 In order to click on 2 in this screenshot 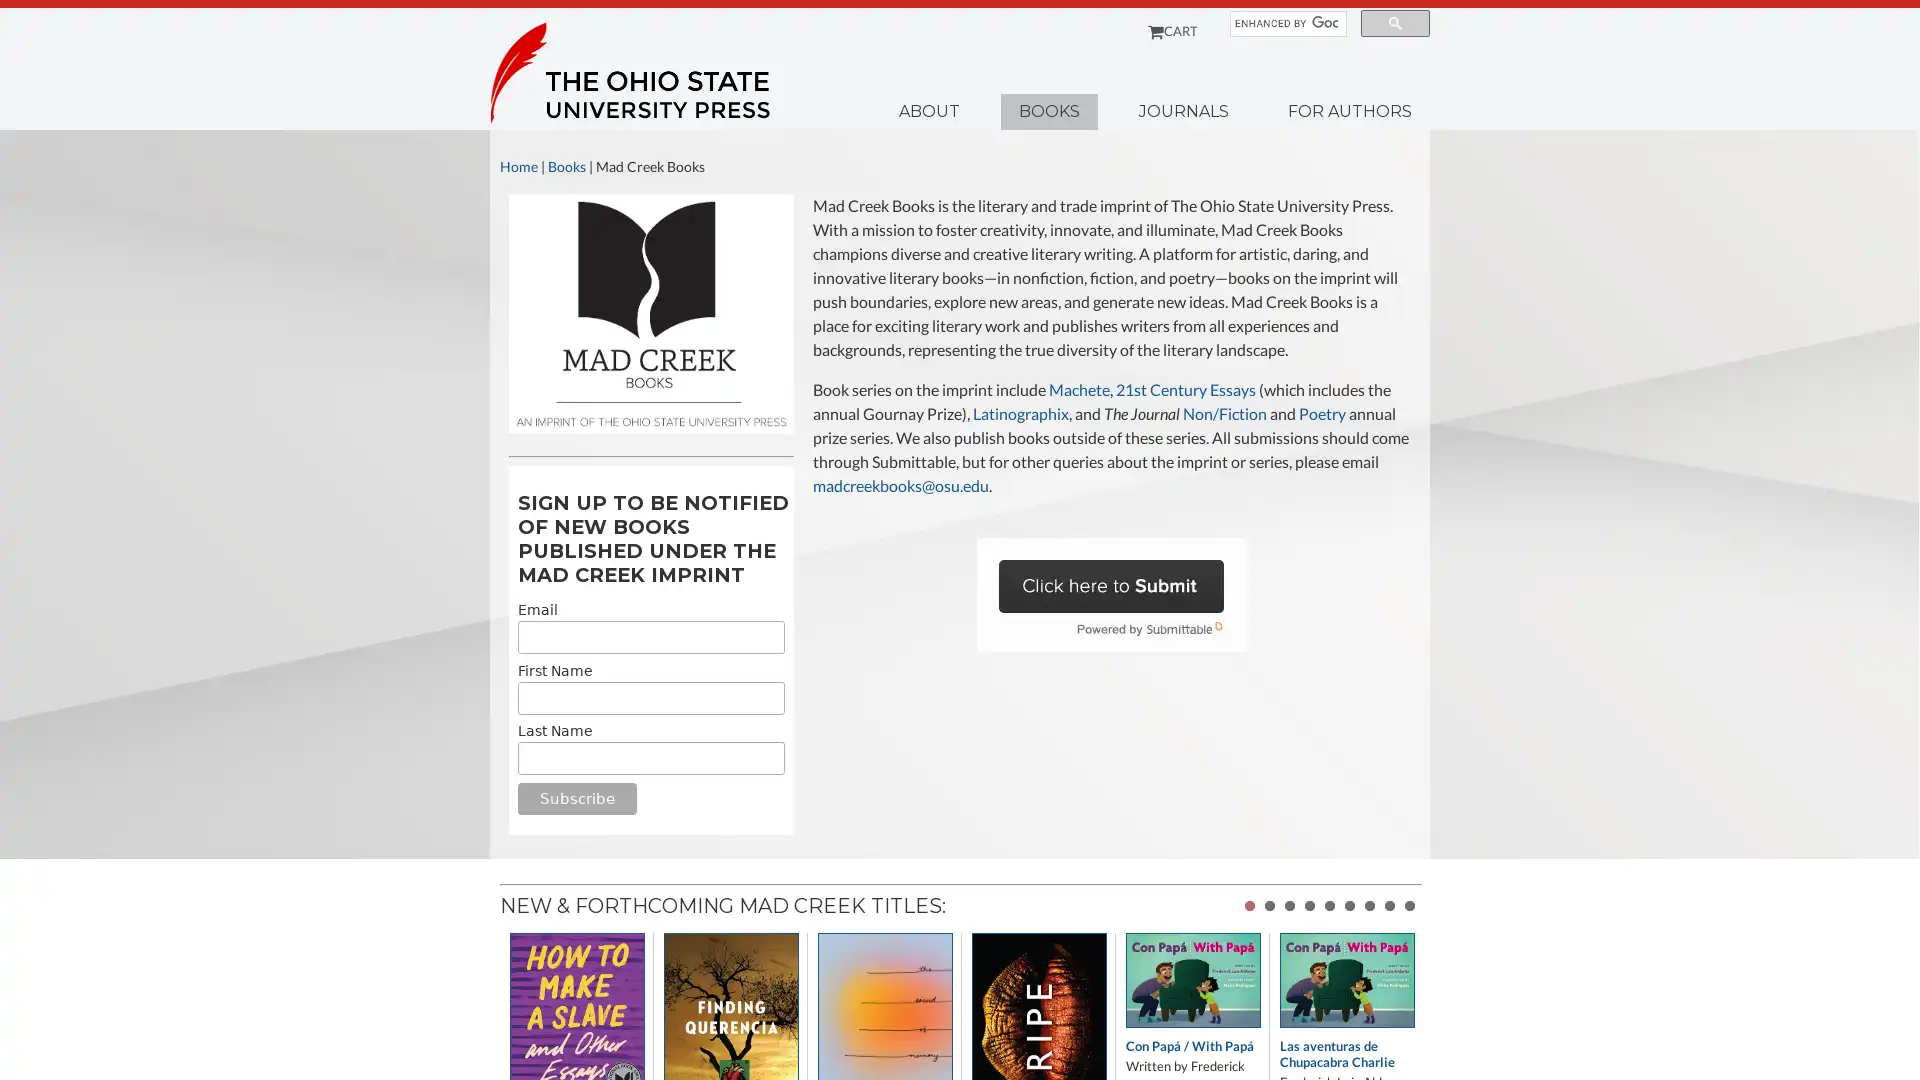, I will do `click(1269, 906)`.